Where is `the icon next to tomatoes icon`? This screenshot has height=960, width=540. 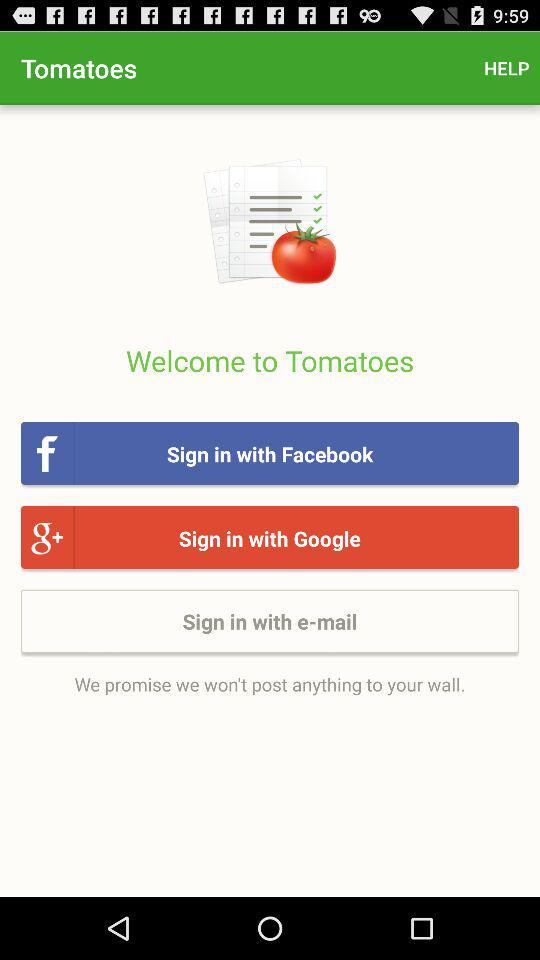
the icon next to tomatoes icon is located at coordinates (505, 68).